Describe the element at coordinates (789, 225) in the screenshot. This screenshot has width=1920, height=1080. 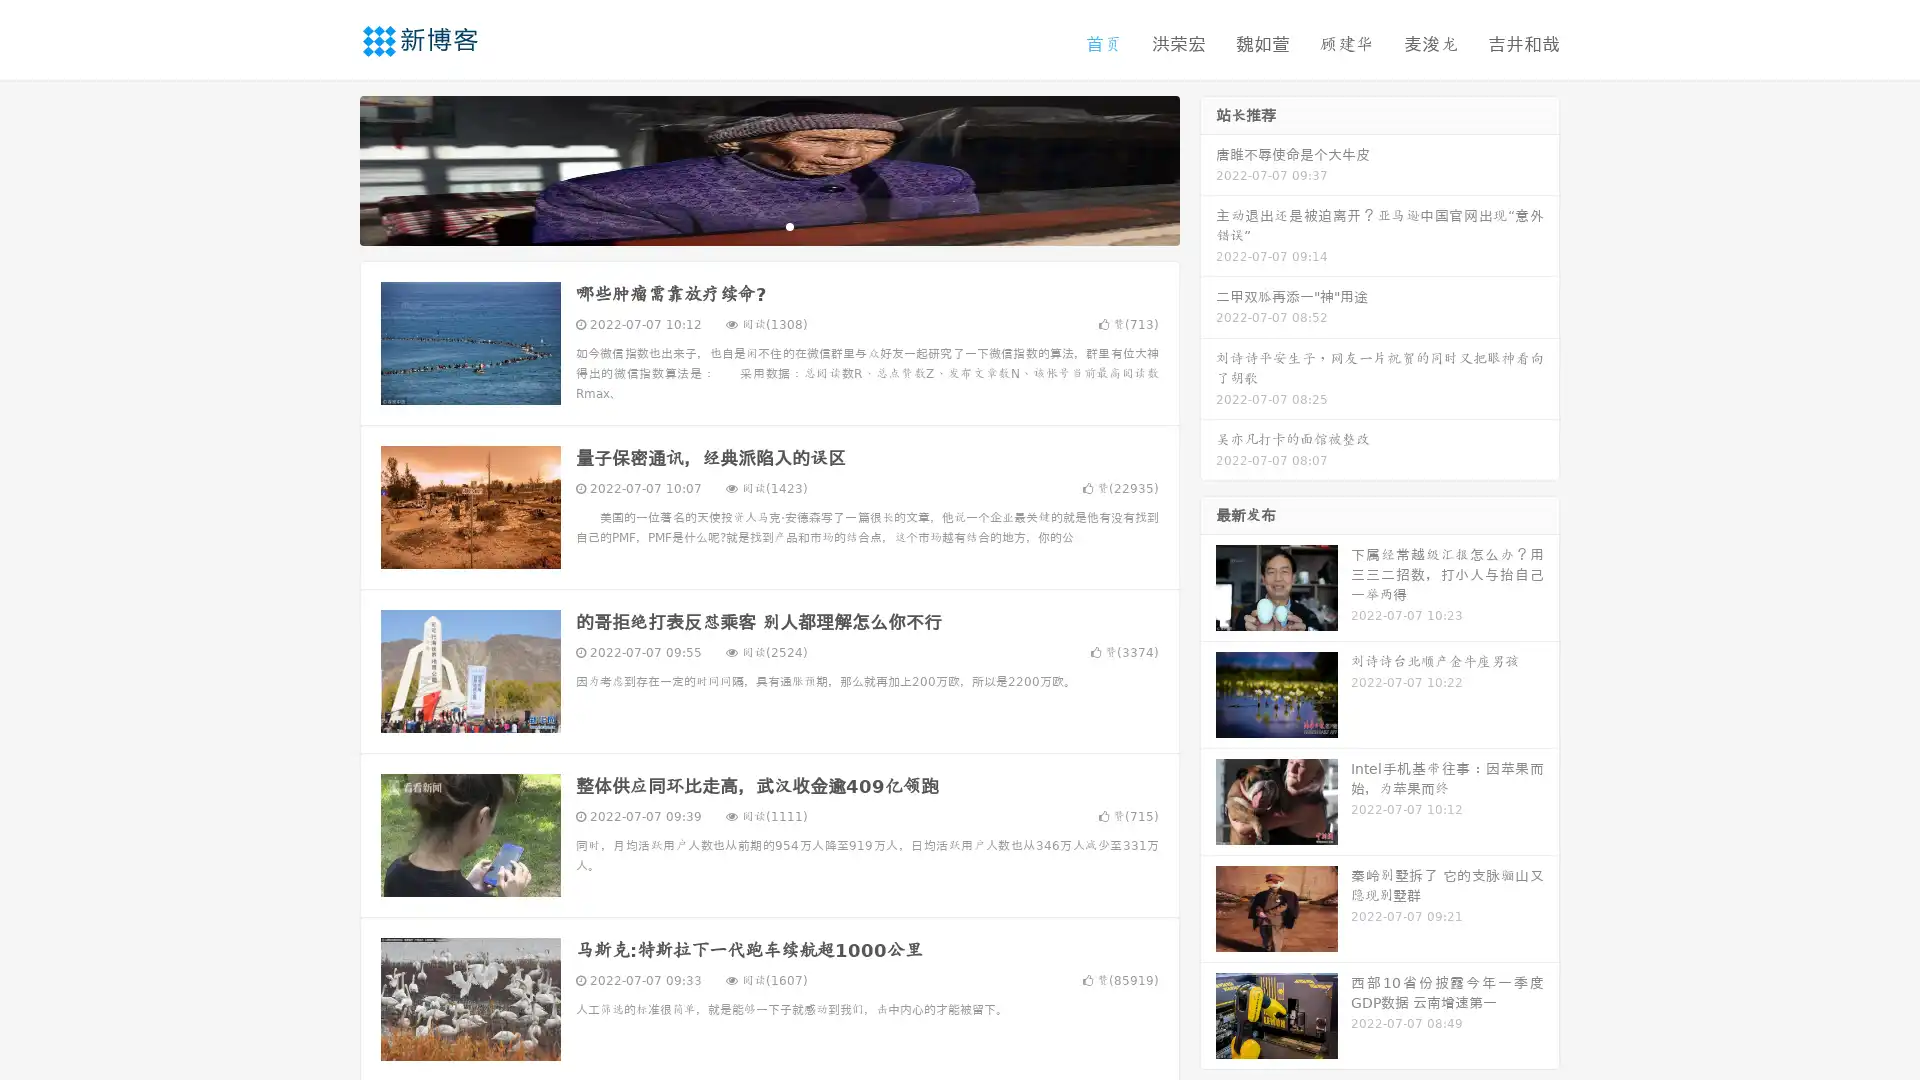
I see `Go to slide 3` at that location.